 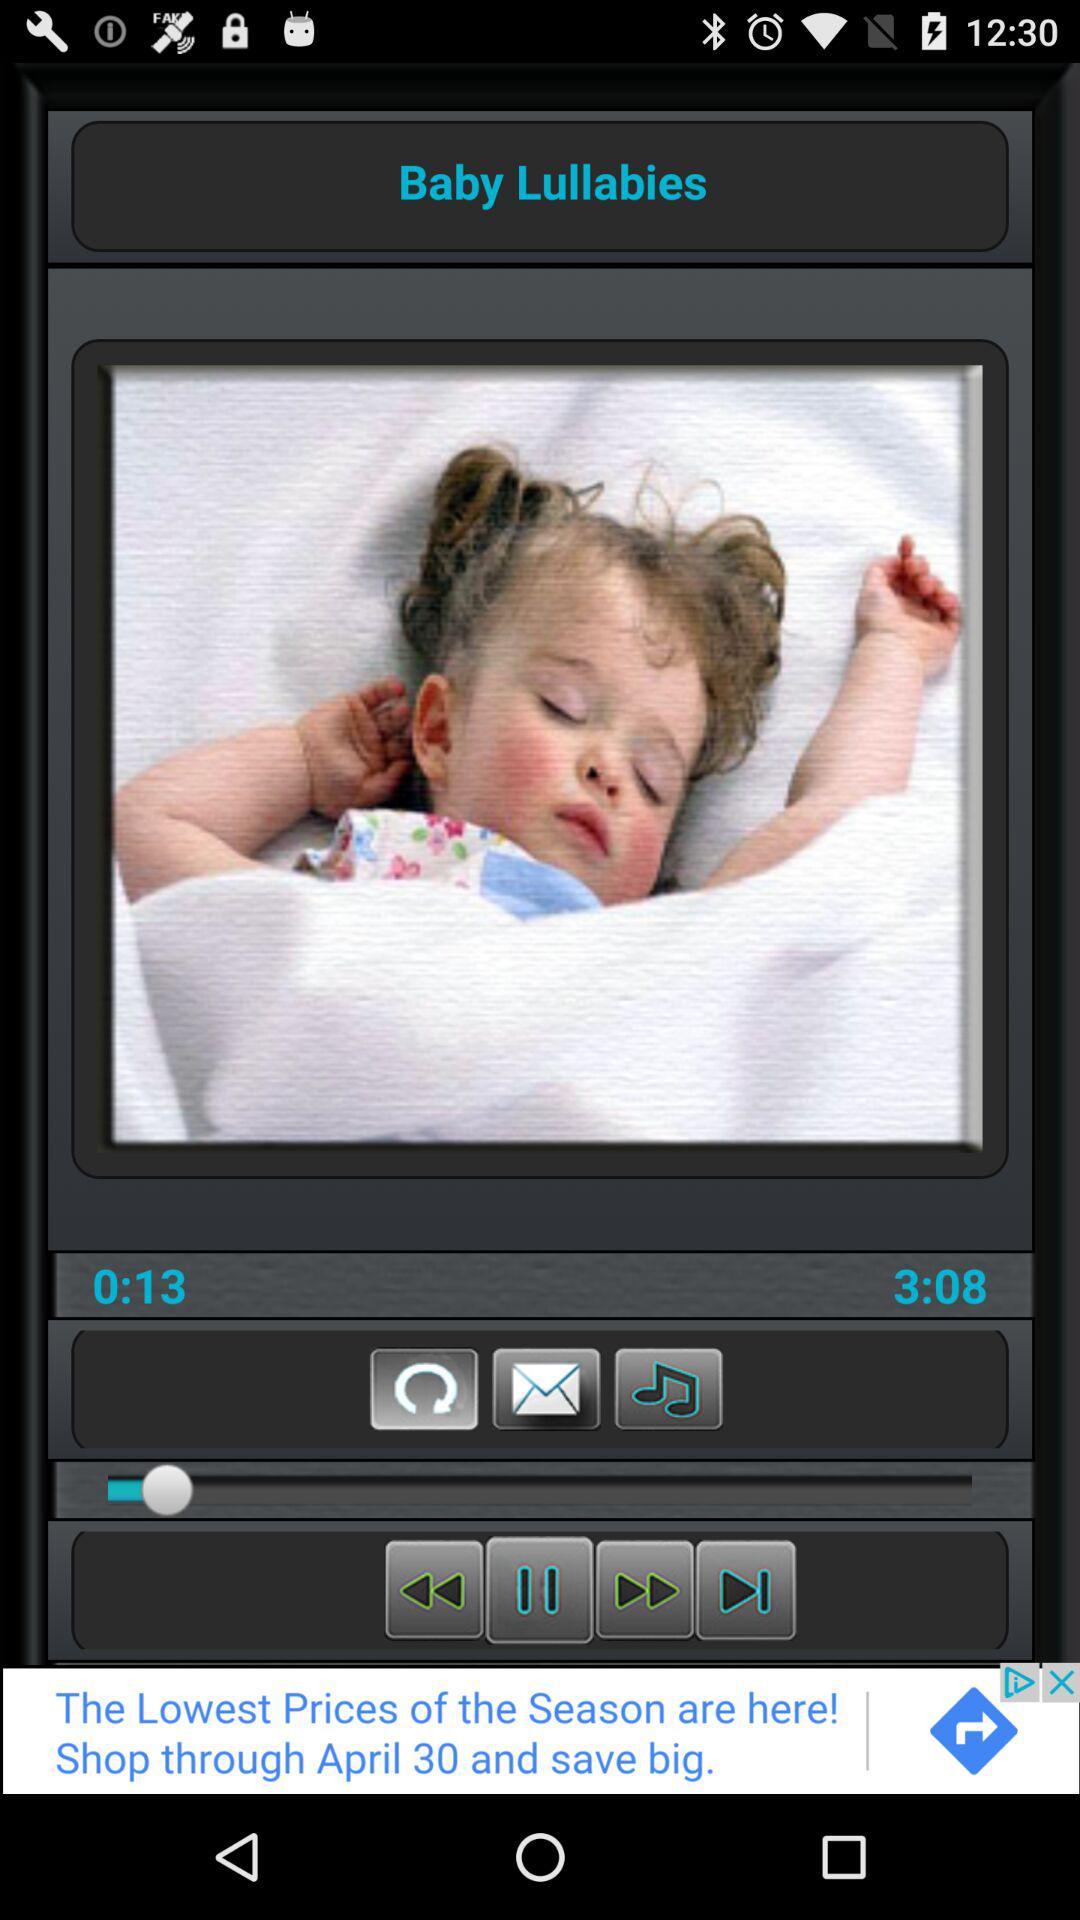 What do you see at coordinates (745, 1701) in the screenshot?
I see `the skip_next icon` at bounding box center [745, 1701].